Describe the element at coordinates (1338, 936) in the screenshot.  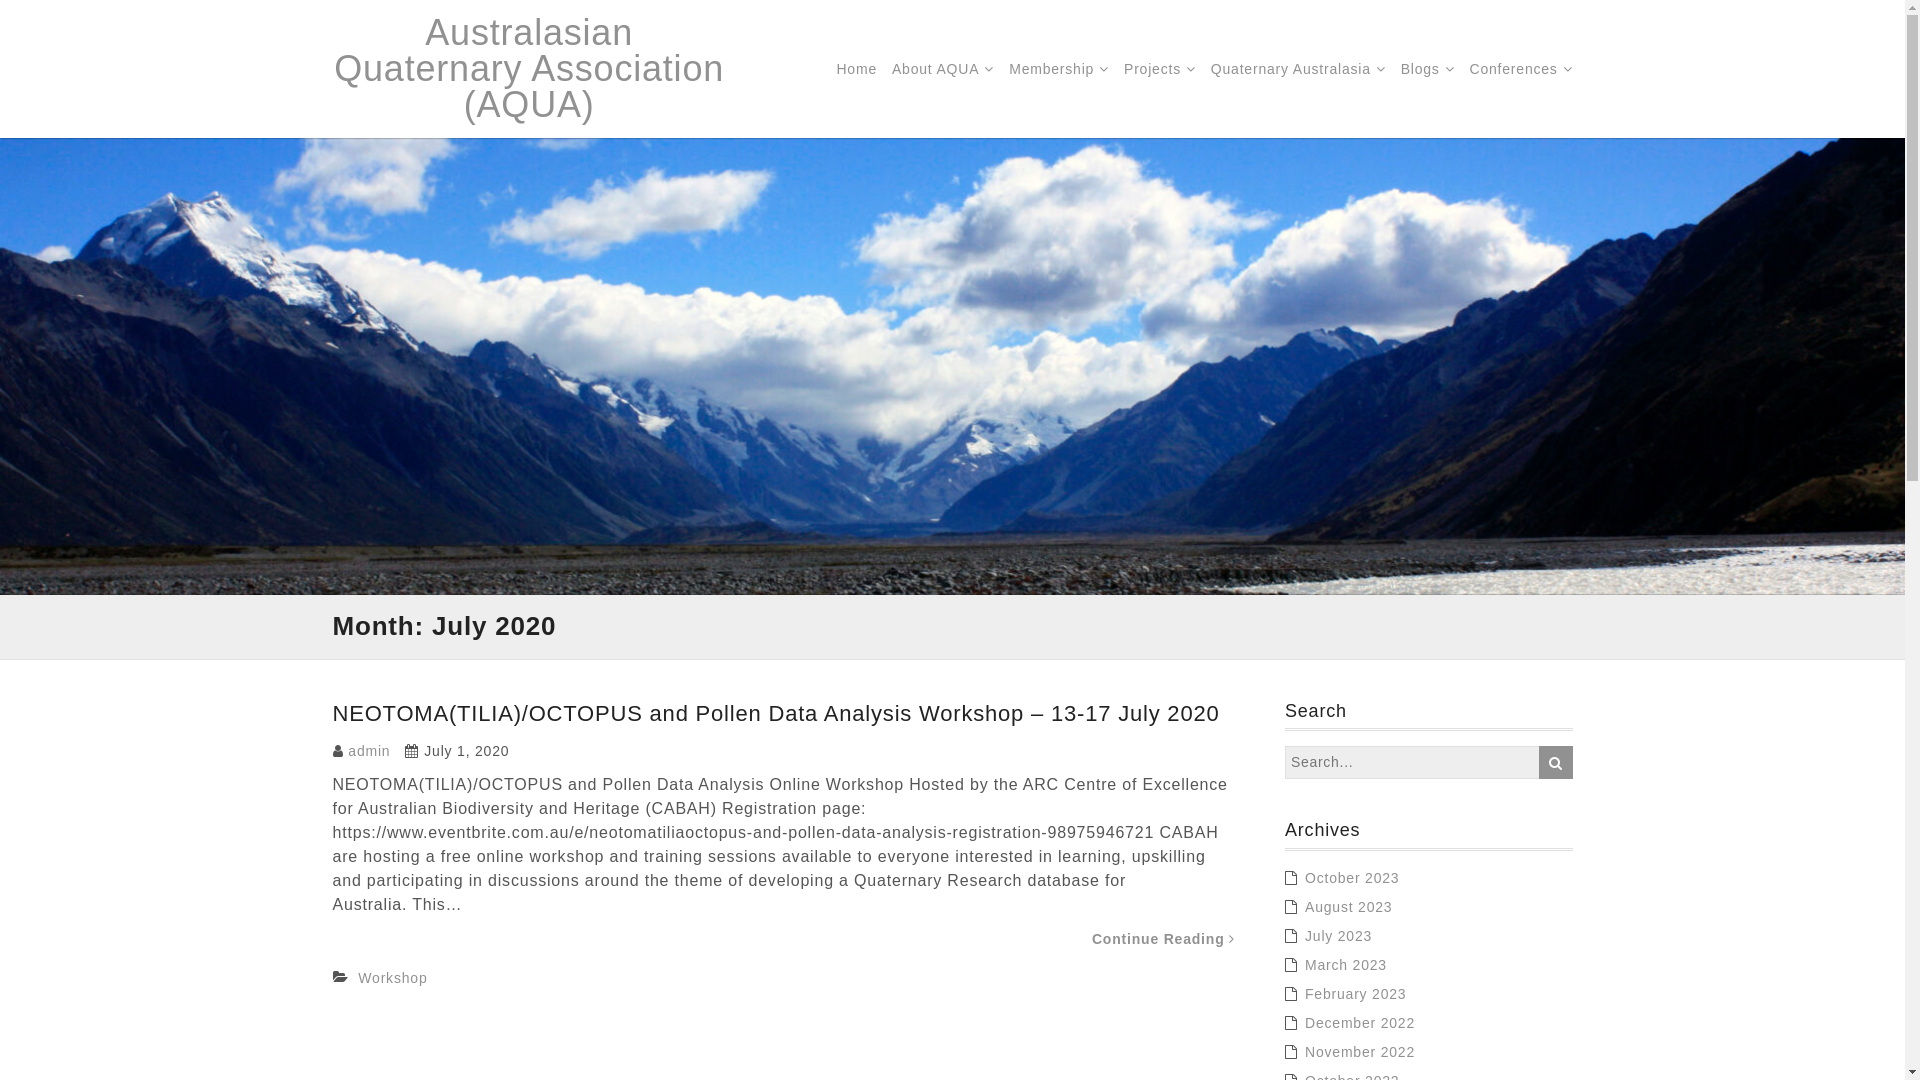
I see `'July 2023'` at that location.